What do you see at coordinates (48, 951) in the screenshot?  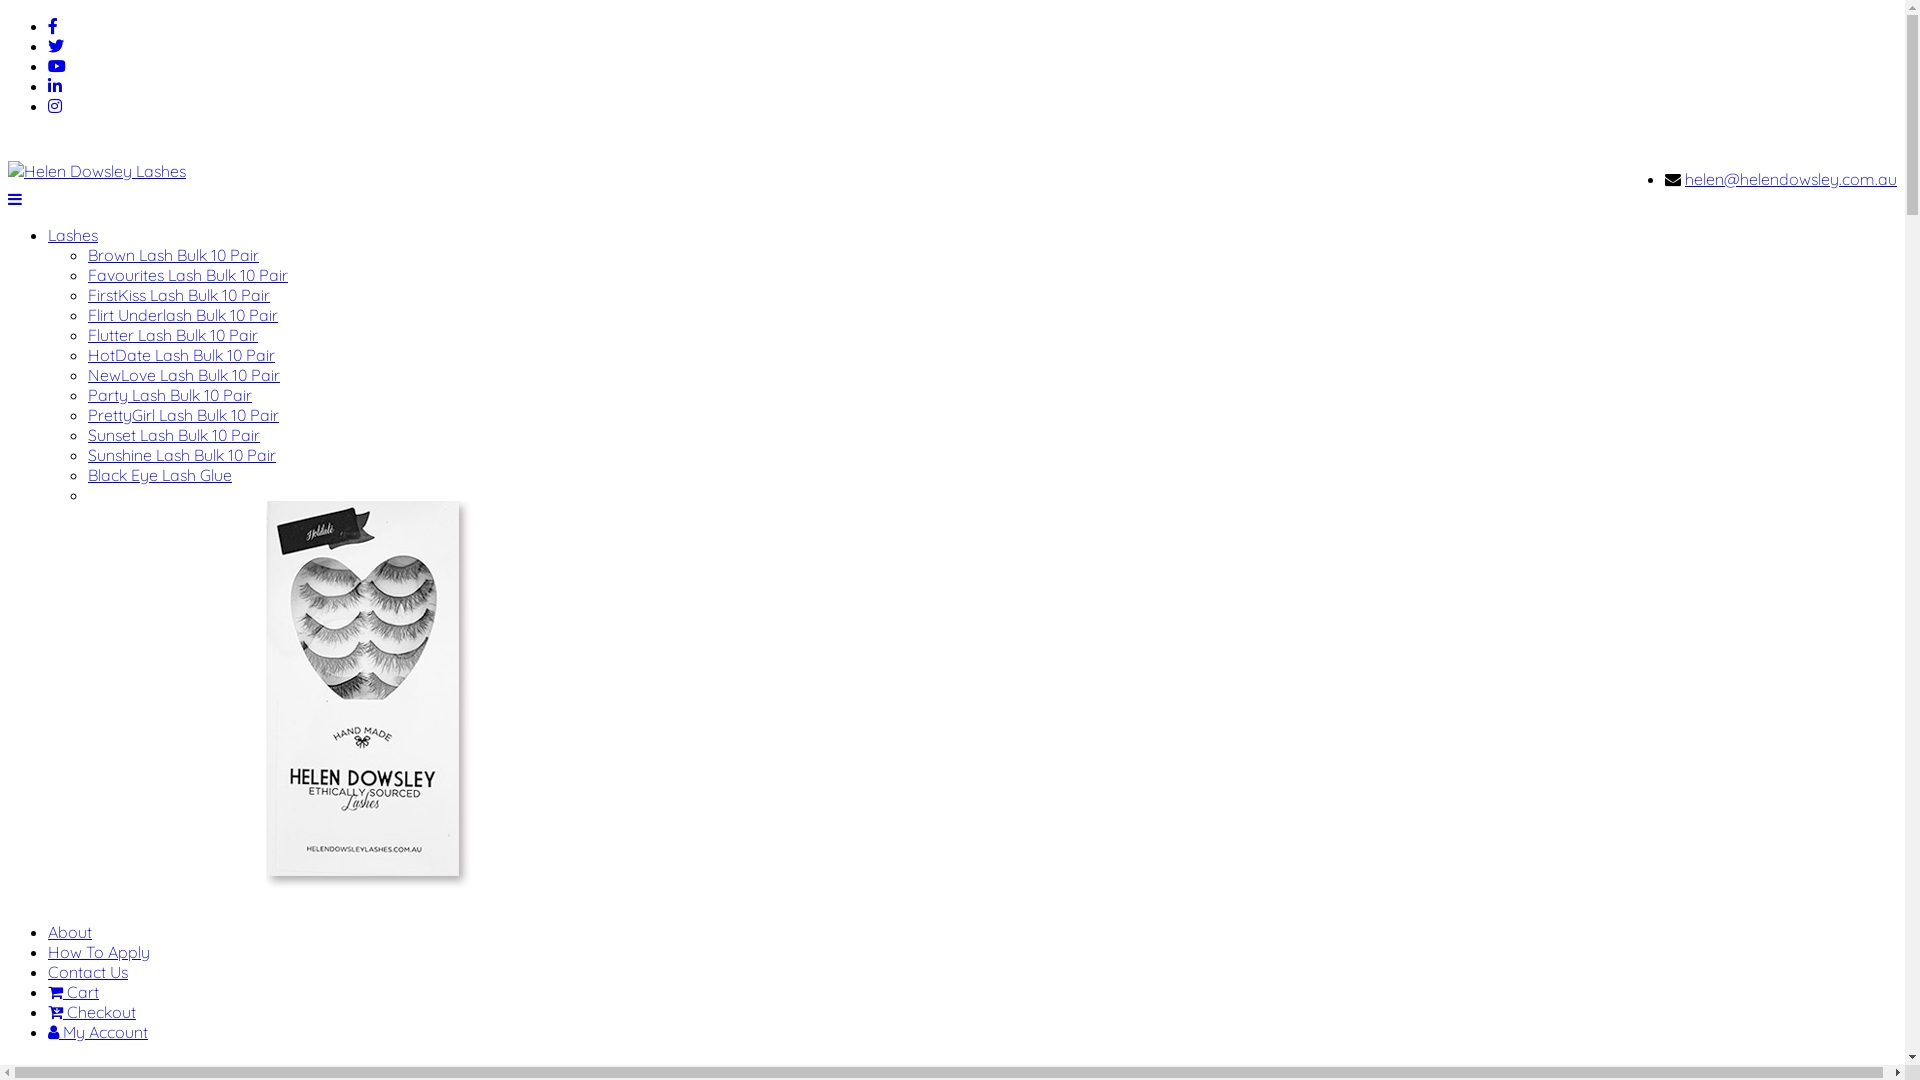 I see `'How To Apply'` at bounding box center [48, 951].